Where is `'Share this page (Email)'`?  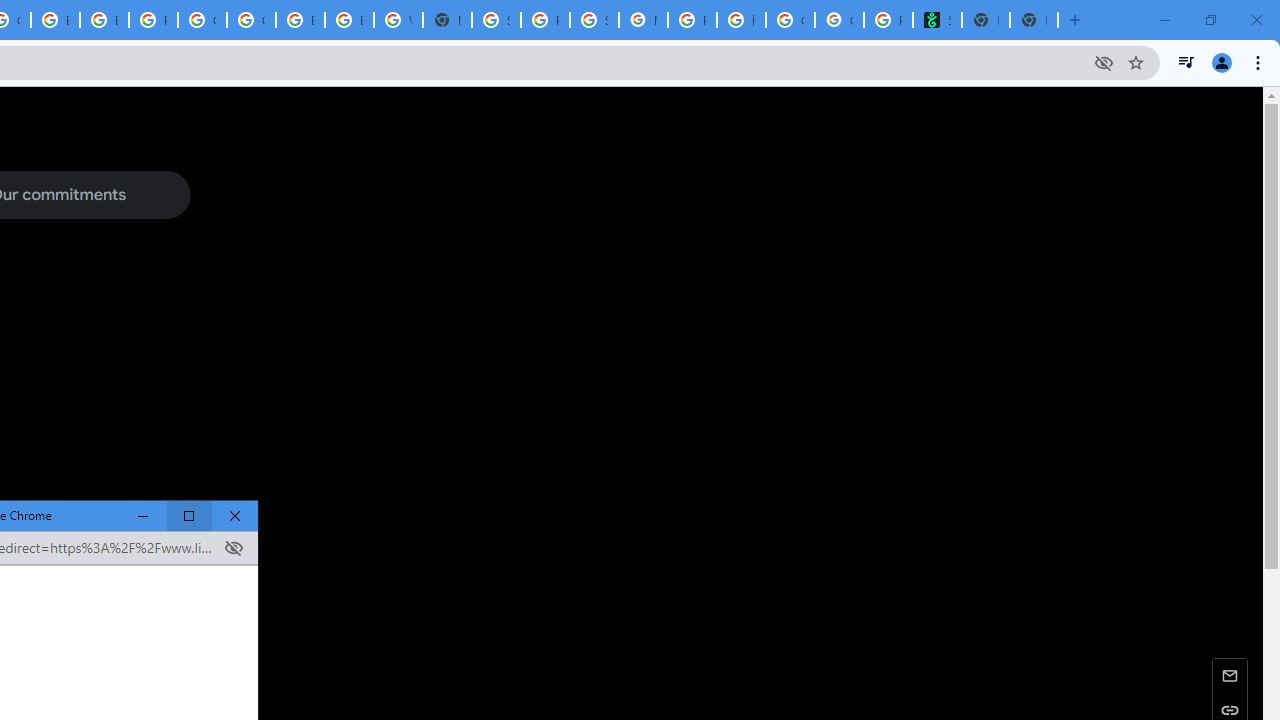 'Share this page (Email)' is located at coordinates (1229, 675).